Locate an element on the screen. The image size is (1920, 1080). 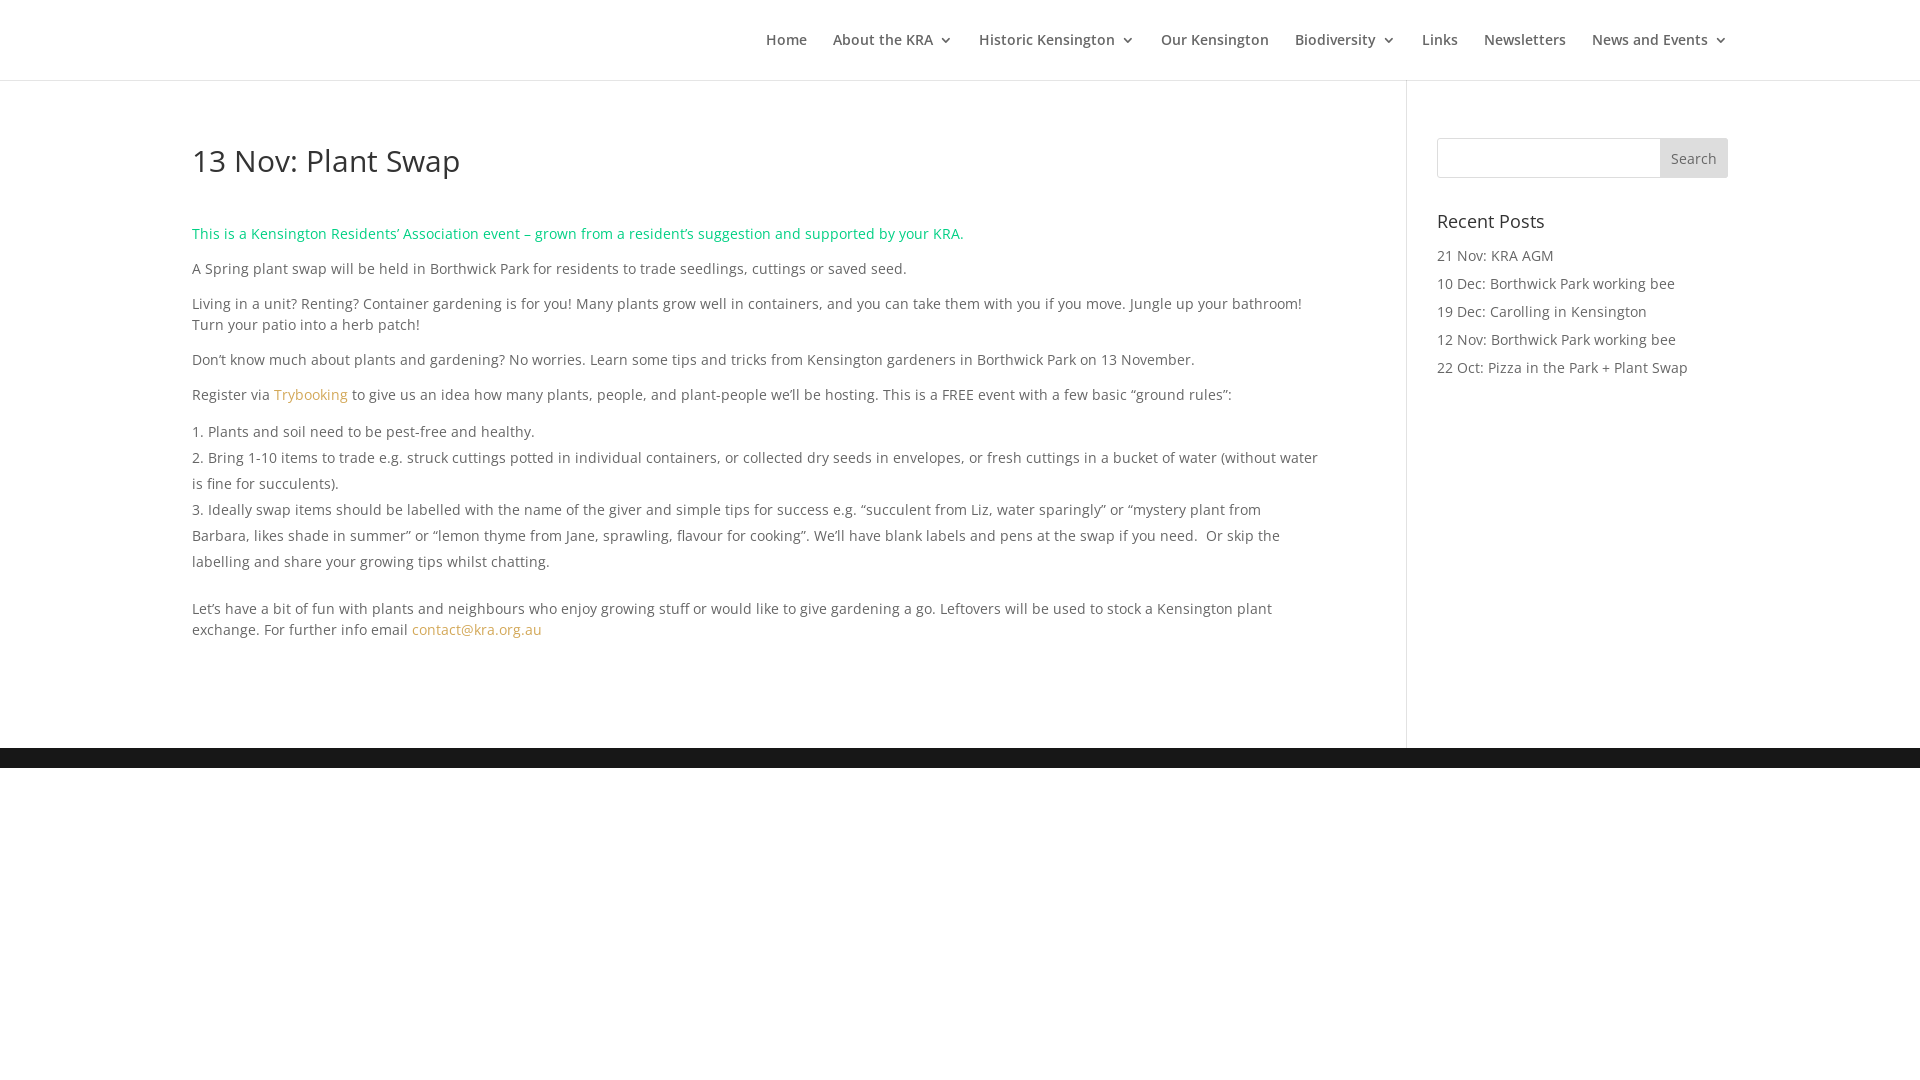
'Trybooking' is located at coordinates (310, 394).